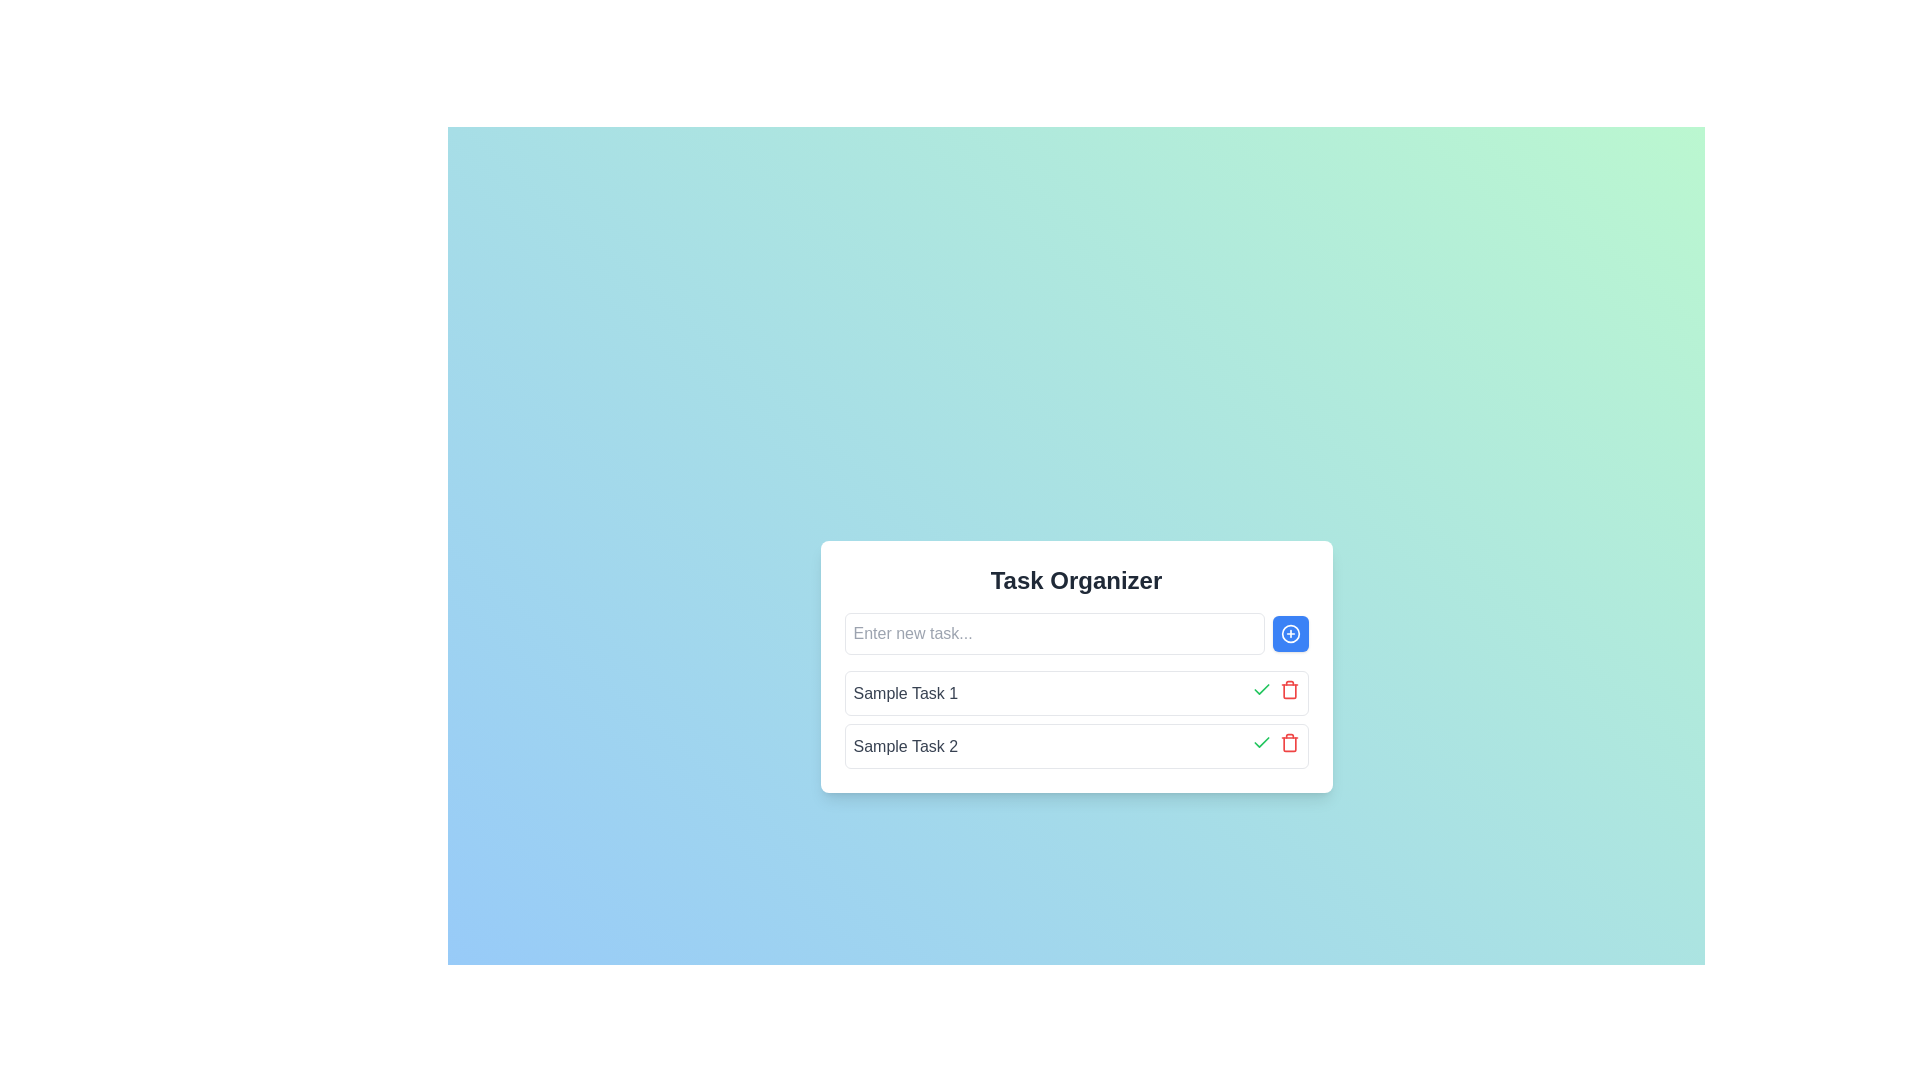 The width and height of the screenshot is (1920, 1080). I want to click on the red-colored trash can icon button with an outlined design, which is the second interactive element in the row, to change its shade, so click(1289, 743).